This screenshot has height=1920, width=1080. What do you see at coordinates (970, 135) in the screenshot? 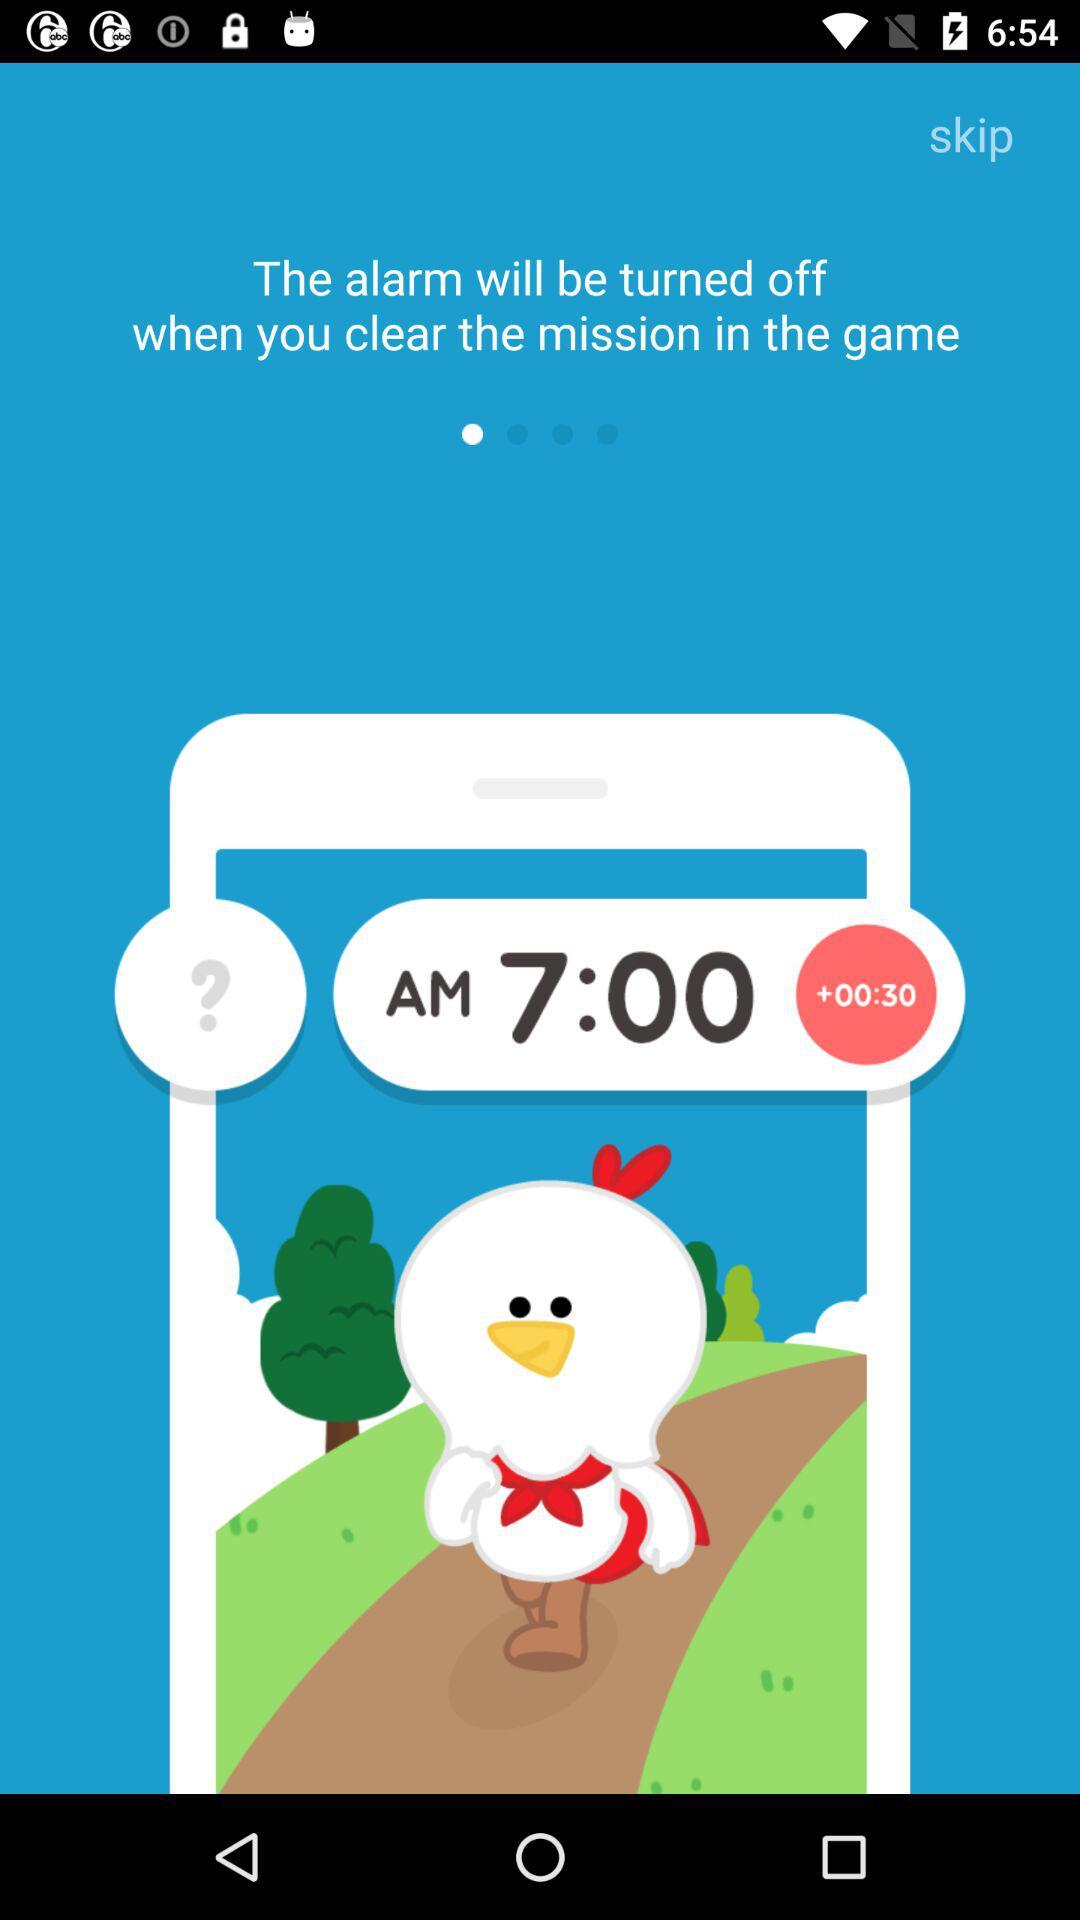
I see `skip item` at bounding box center [970, 135].